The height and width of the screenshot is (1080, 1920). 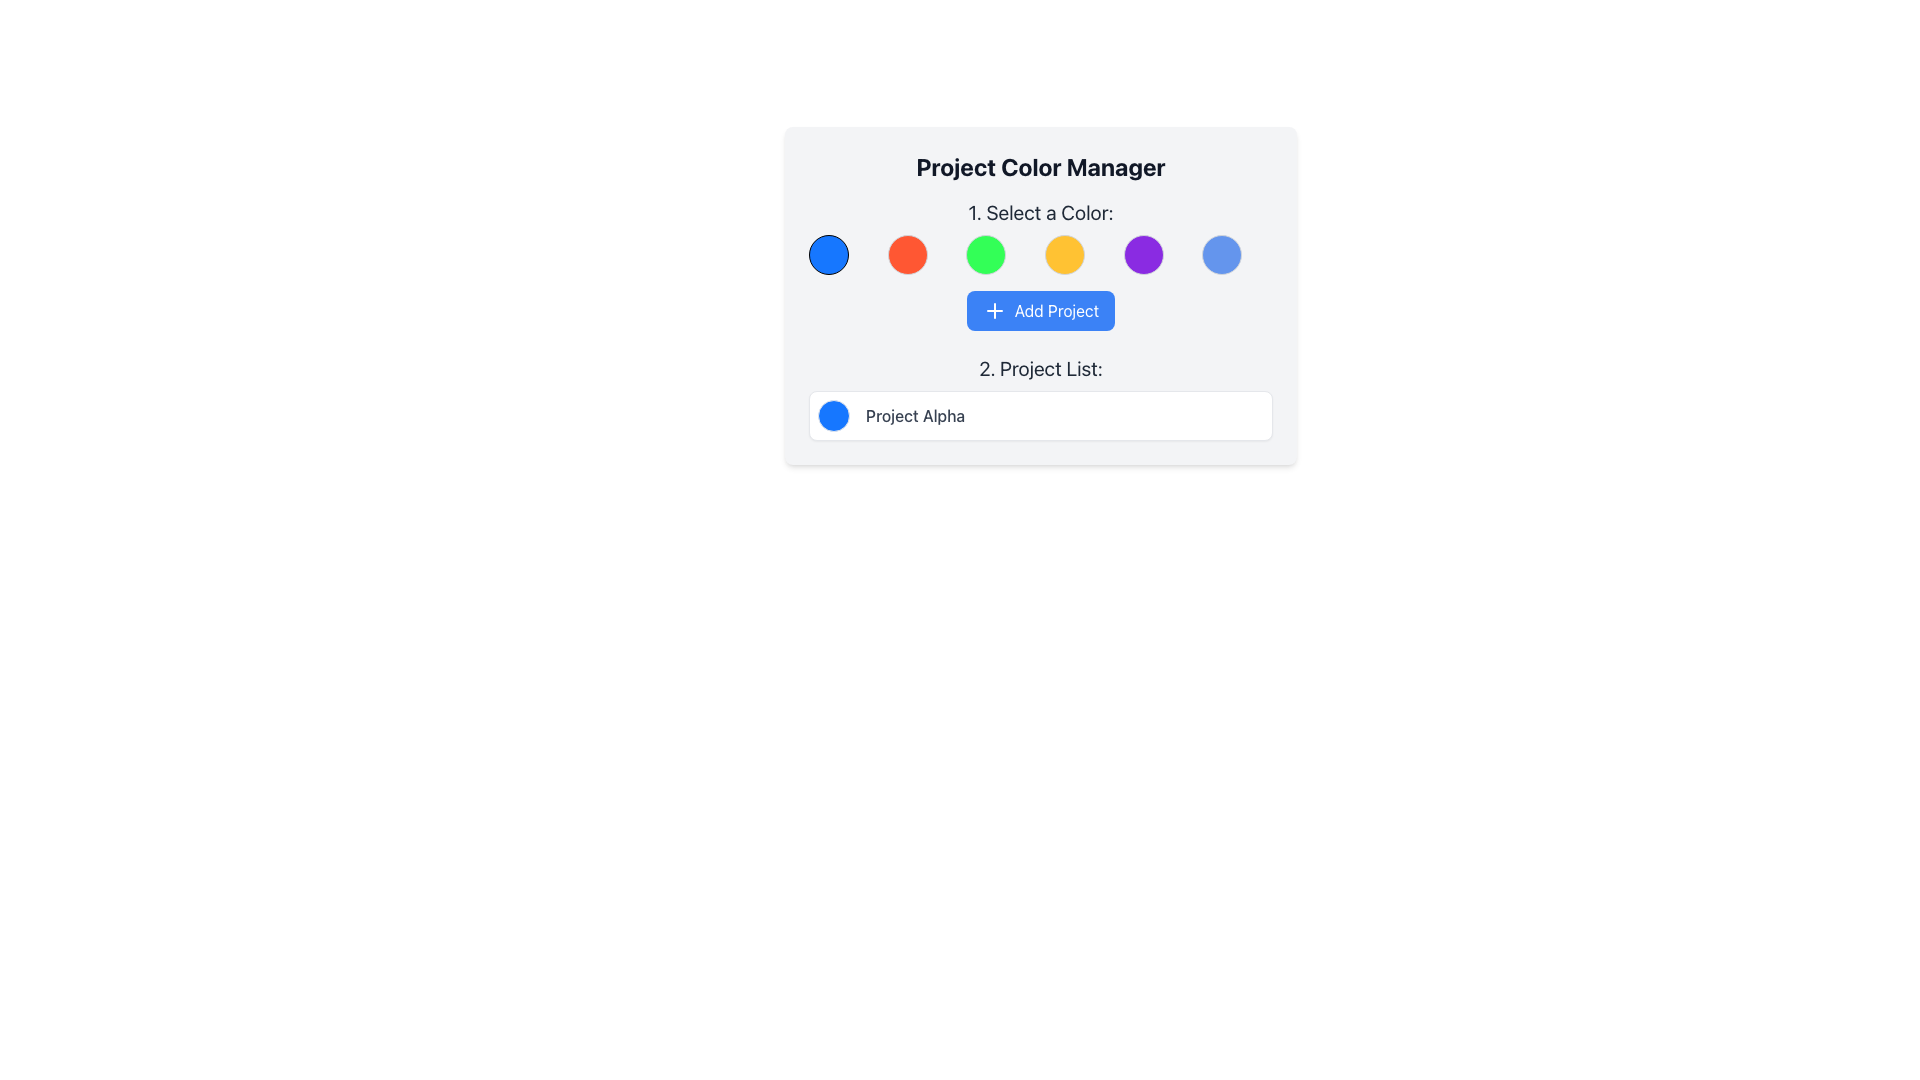 What do you see at coordinates (1064, 253) in the screenshot?
I see `the fourth selectable color option, which is a small circular shape with a yellow background` at bounding box center [1064, 253].